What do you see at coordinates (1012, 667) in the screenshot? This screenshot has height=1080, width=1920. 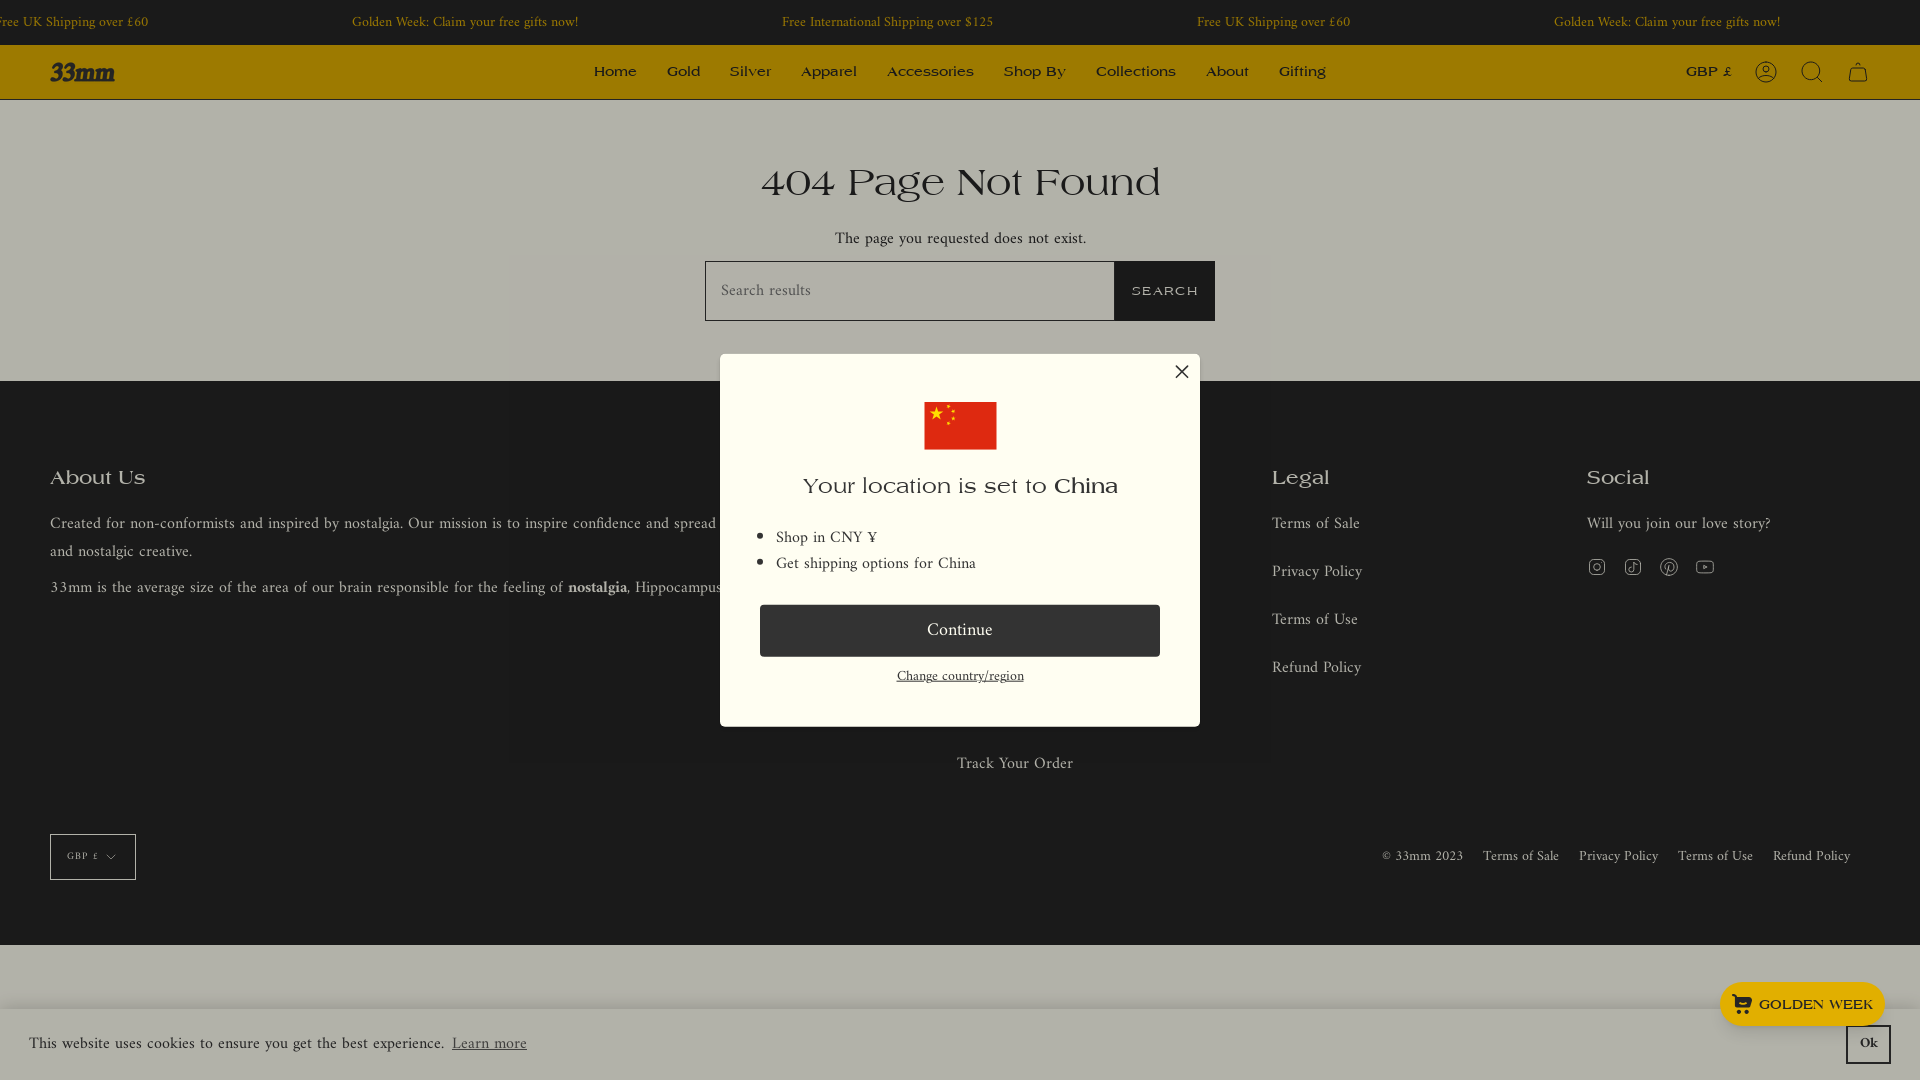 I see `'Materials & Care'` at bounding box center [1012, 667].